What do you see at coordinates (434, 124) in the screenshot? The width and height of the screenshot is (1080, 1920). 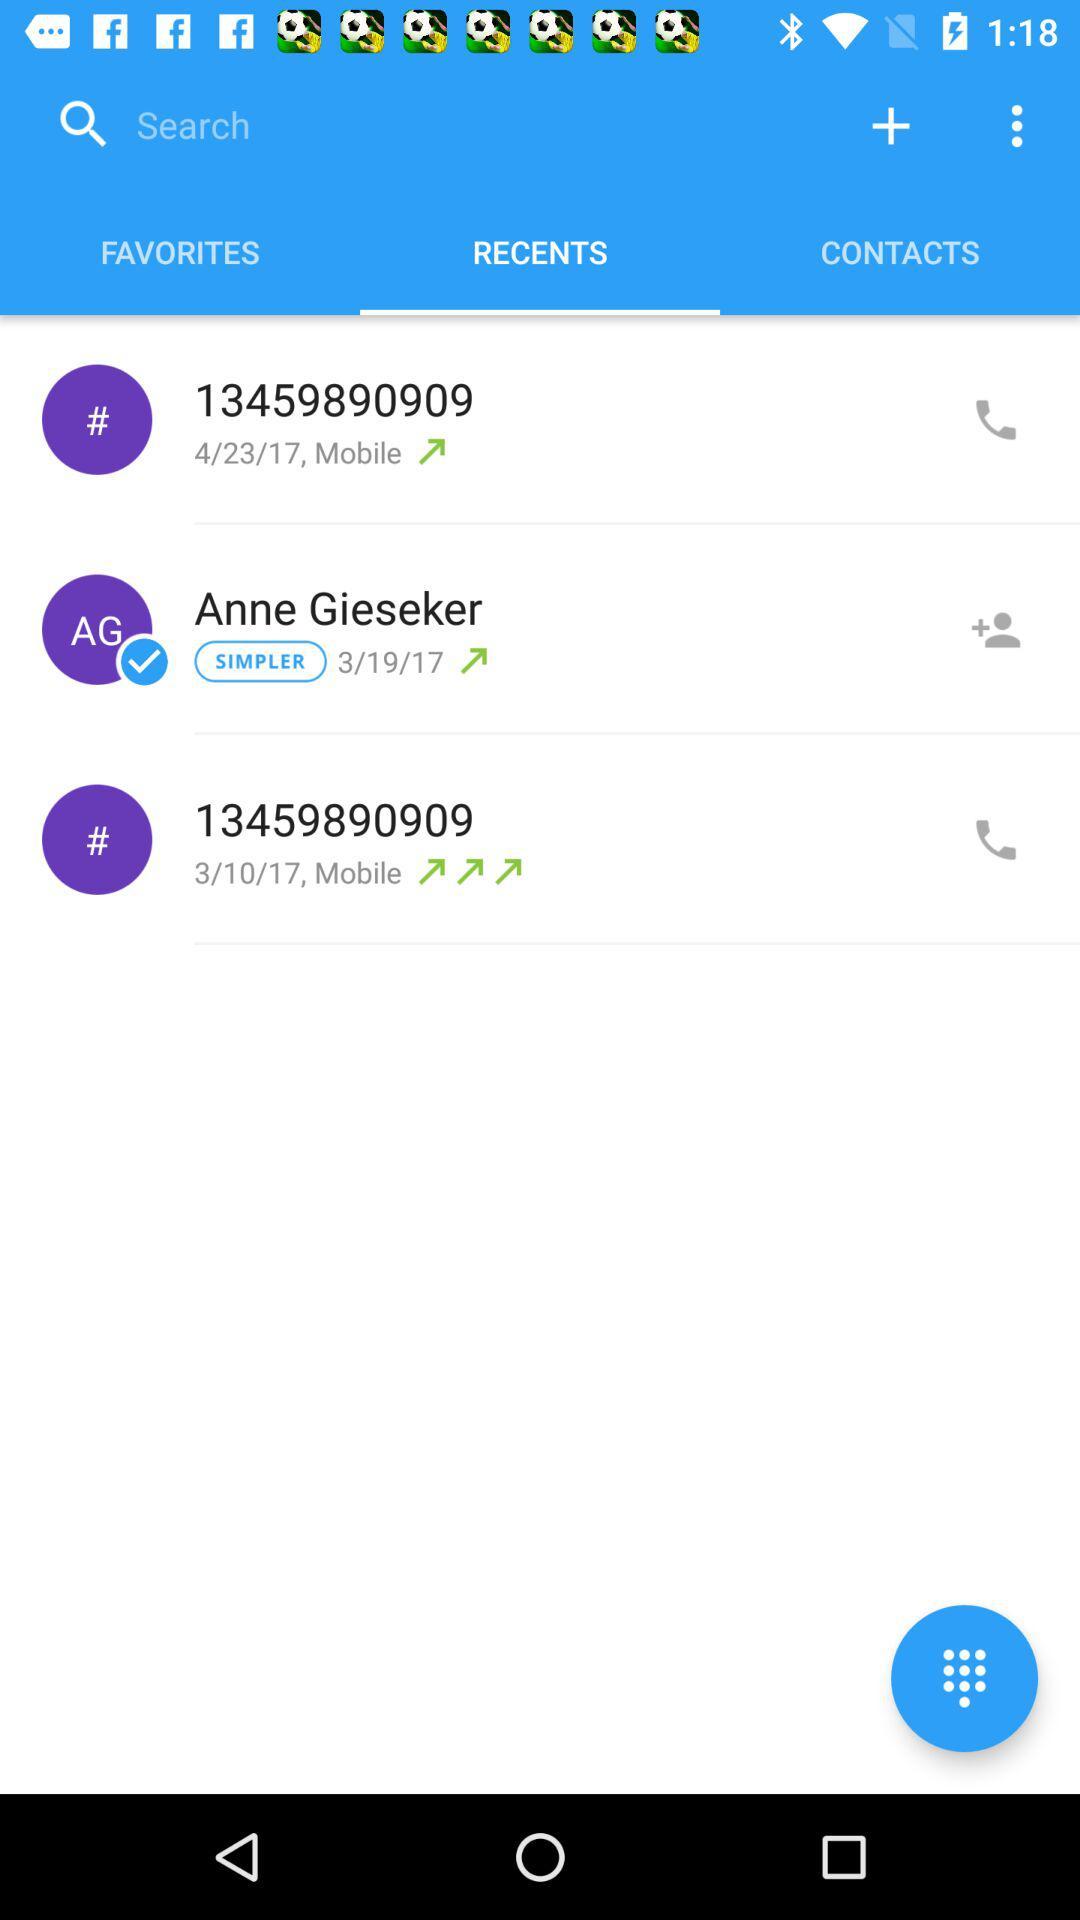 I see `search query` at bounding box center [434, 124].